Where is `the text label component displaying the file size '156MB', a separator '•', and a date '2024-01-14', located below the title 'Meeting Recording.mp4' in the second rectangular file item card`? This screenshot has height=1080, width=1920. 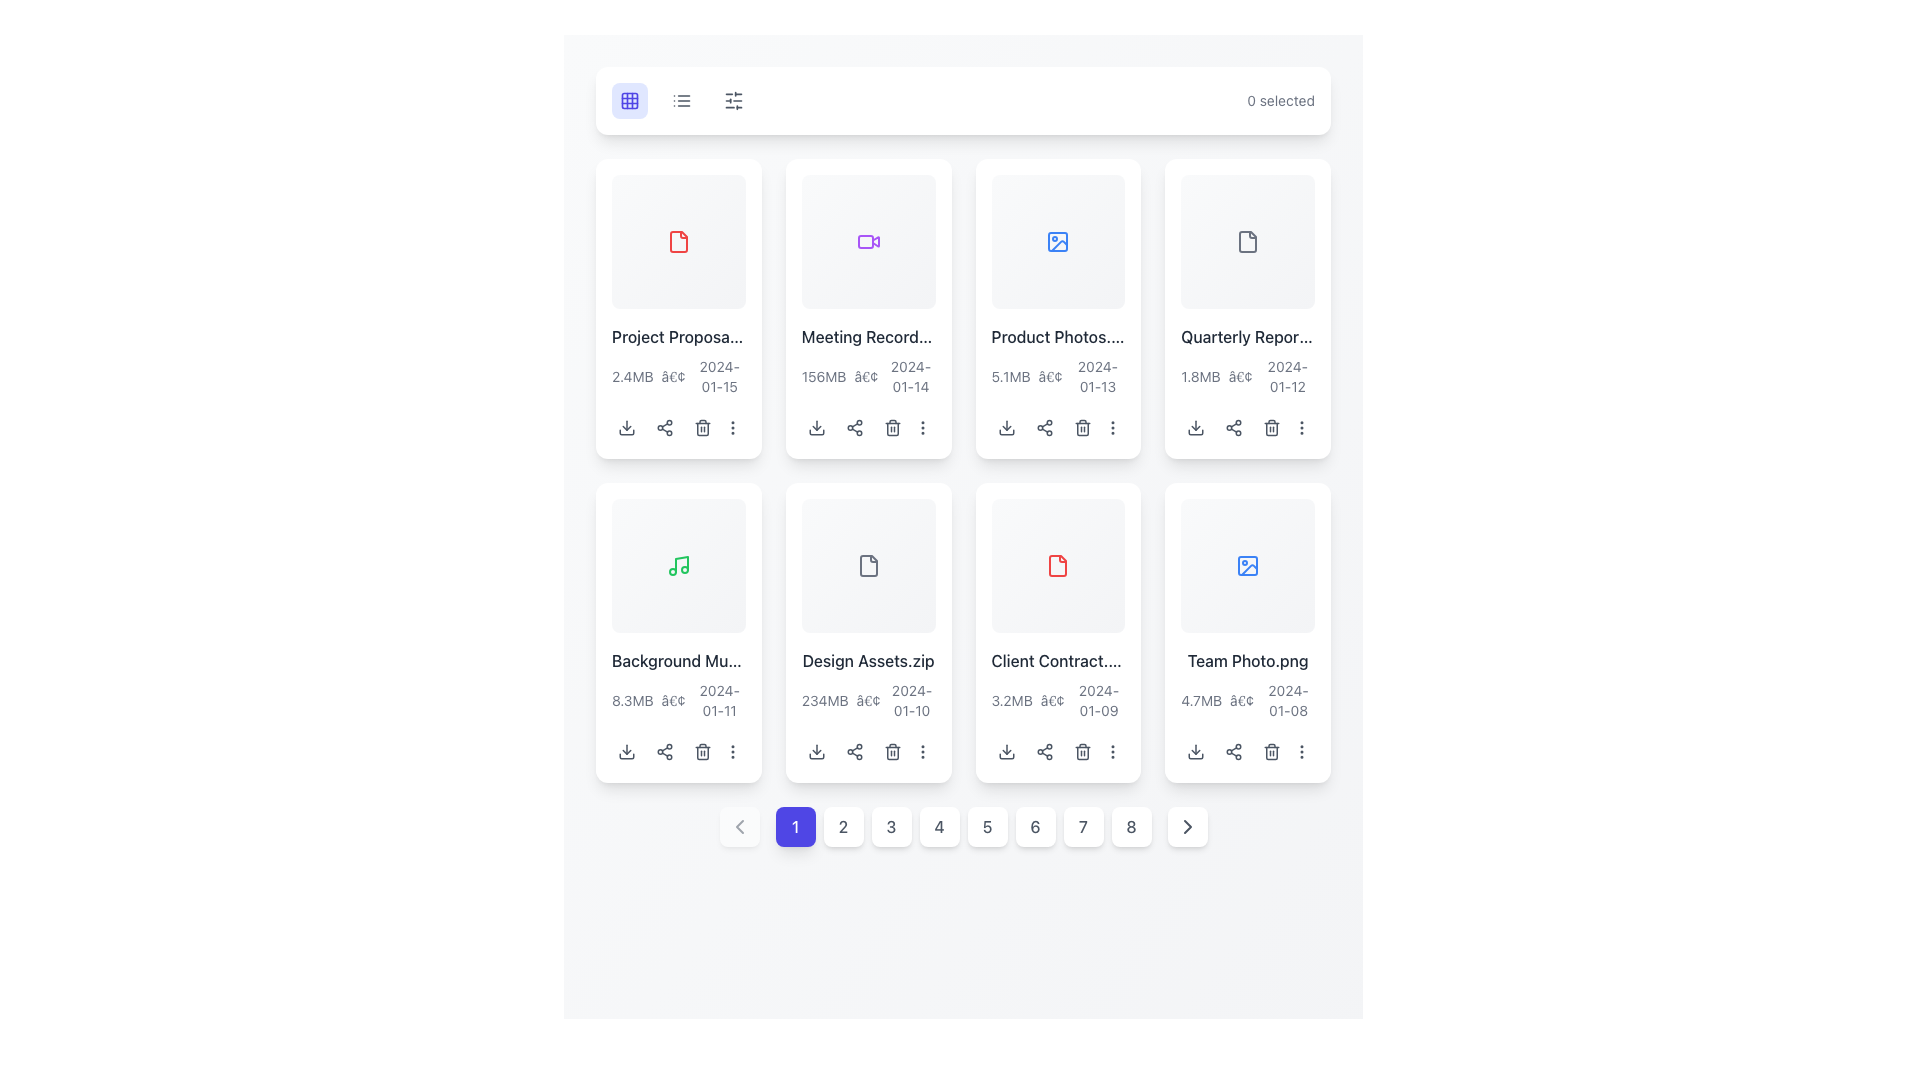
the text label component displaying the file size '156MB', a separator '•', and a date '2024-01-14', located below the title 'Meeting Recording.mp4' in the second rectangular file item card is located at coordinates (868, 376).